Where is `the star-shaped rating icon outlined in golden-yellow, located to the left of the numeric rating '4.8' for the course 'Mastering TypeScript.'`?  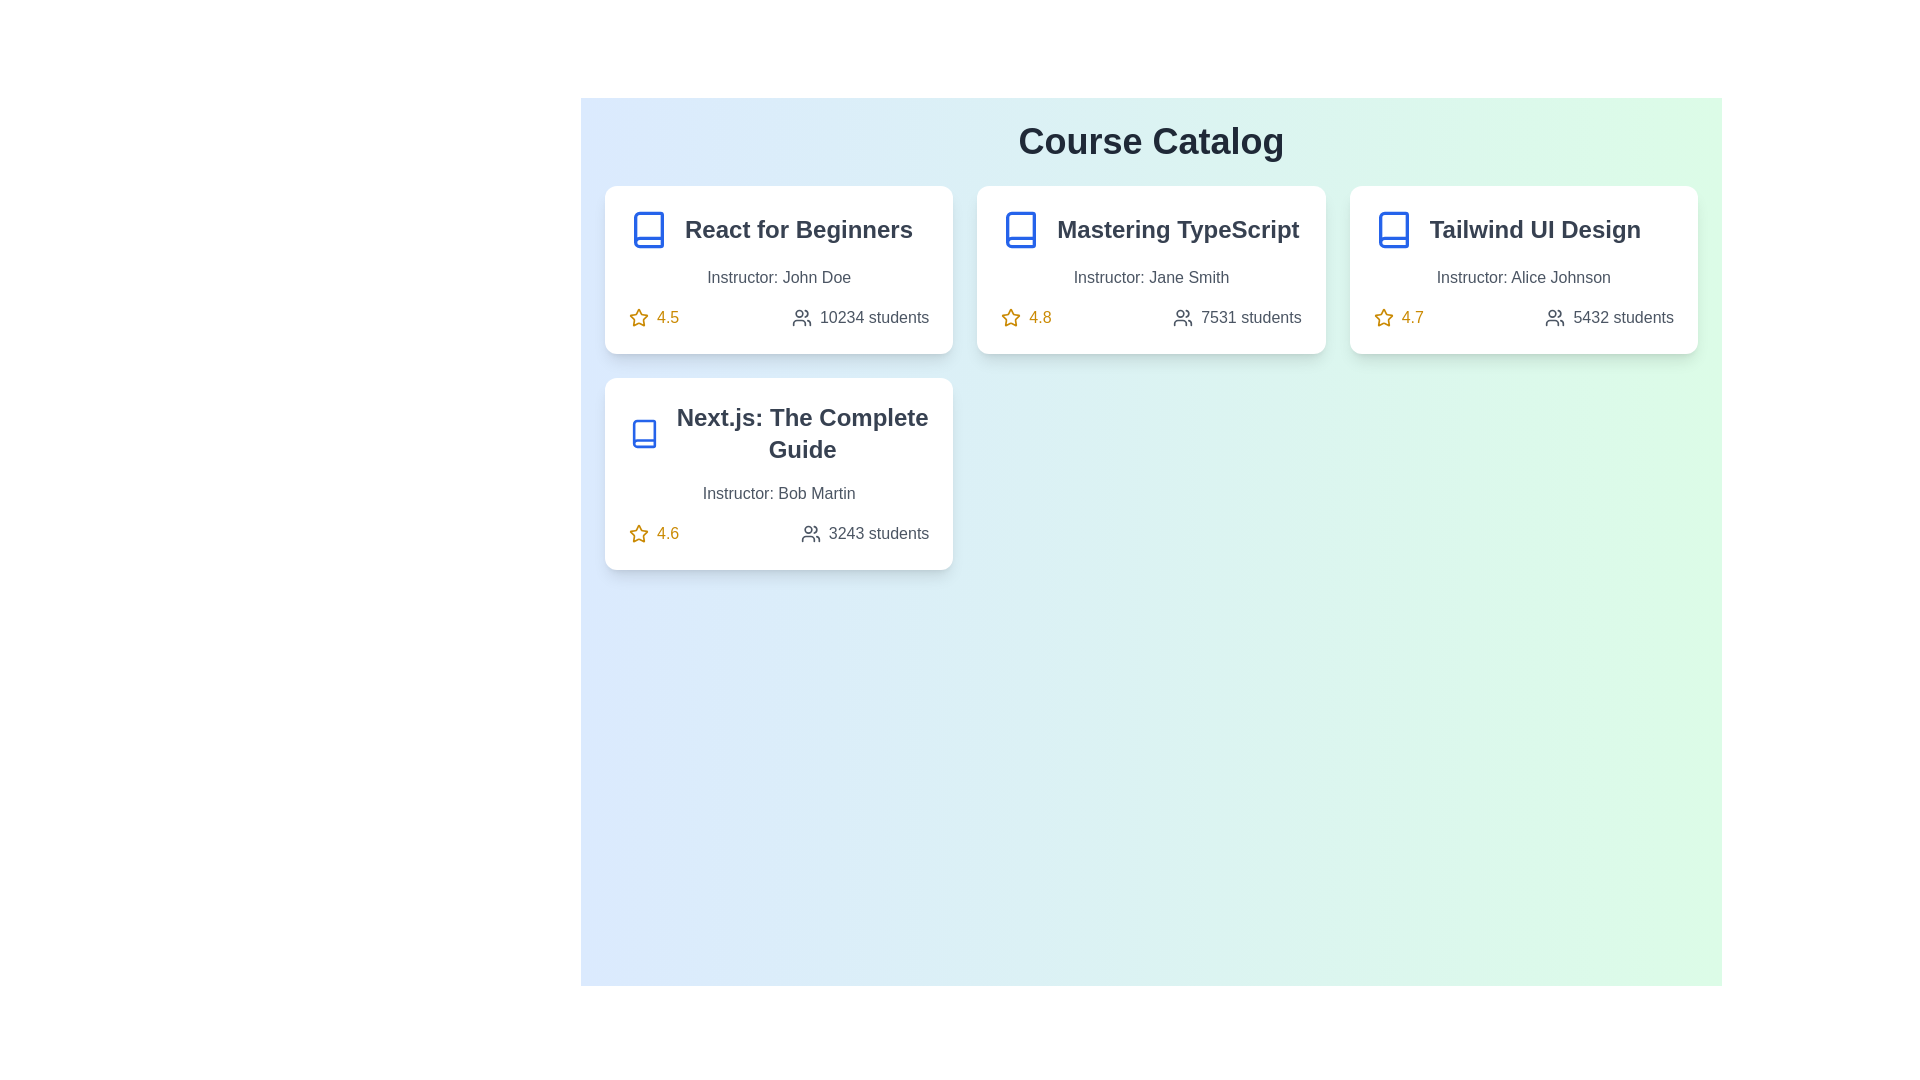
the star-shaped rating icon outlined in golden-yellow, located to the left of the numeric rating '4.8' for the course 'Mastering TypeScript.' is located at coordinates (1011, 316).